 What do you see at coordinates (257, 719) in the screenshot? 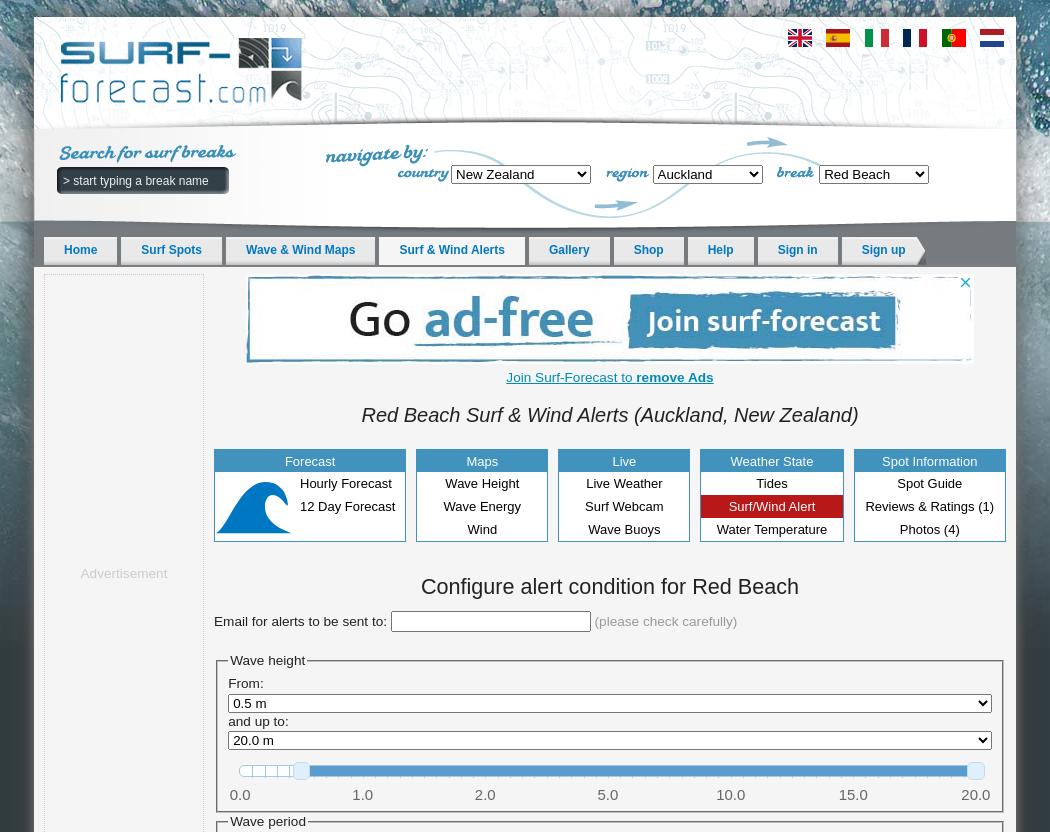
I see `'and up to:'` at bounding box center [257, 719].